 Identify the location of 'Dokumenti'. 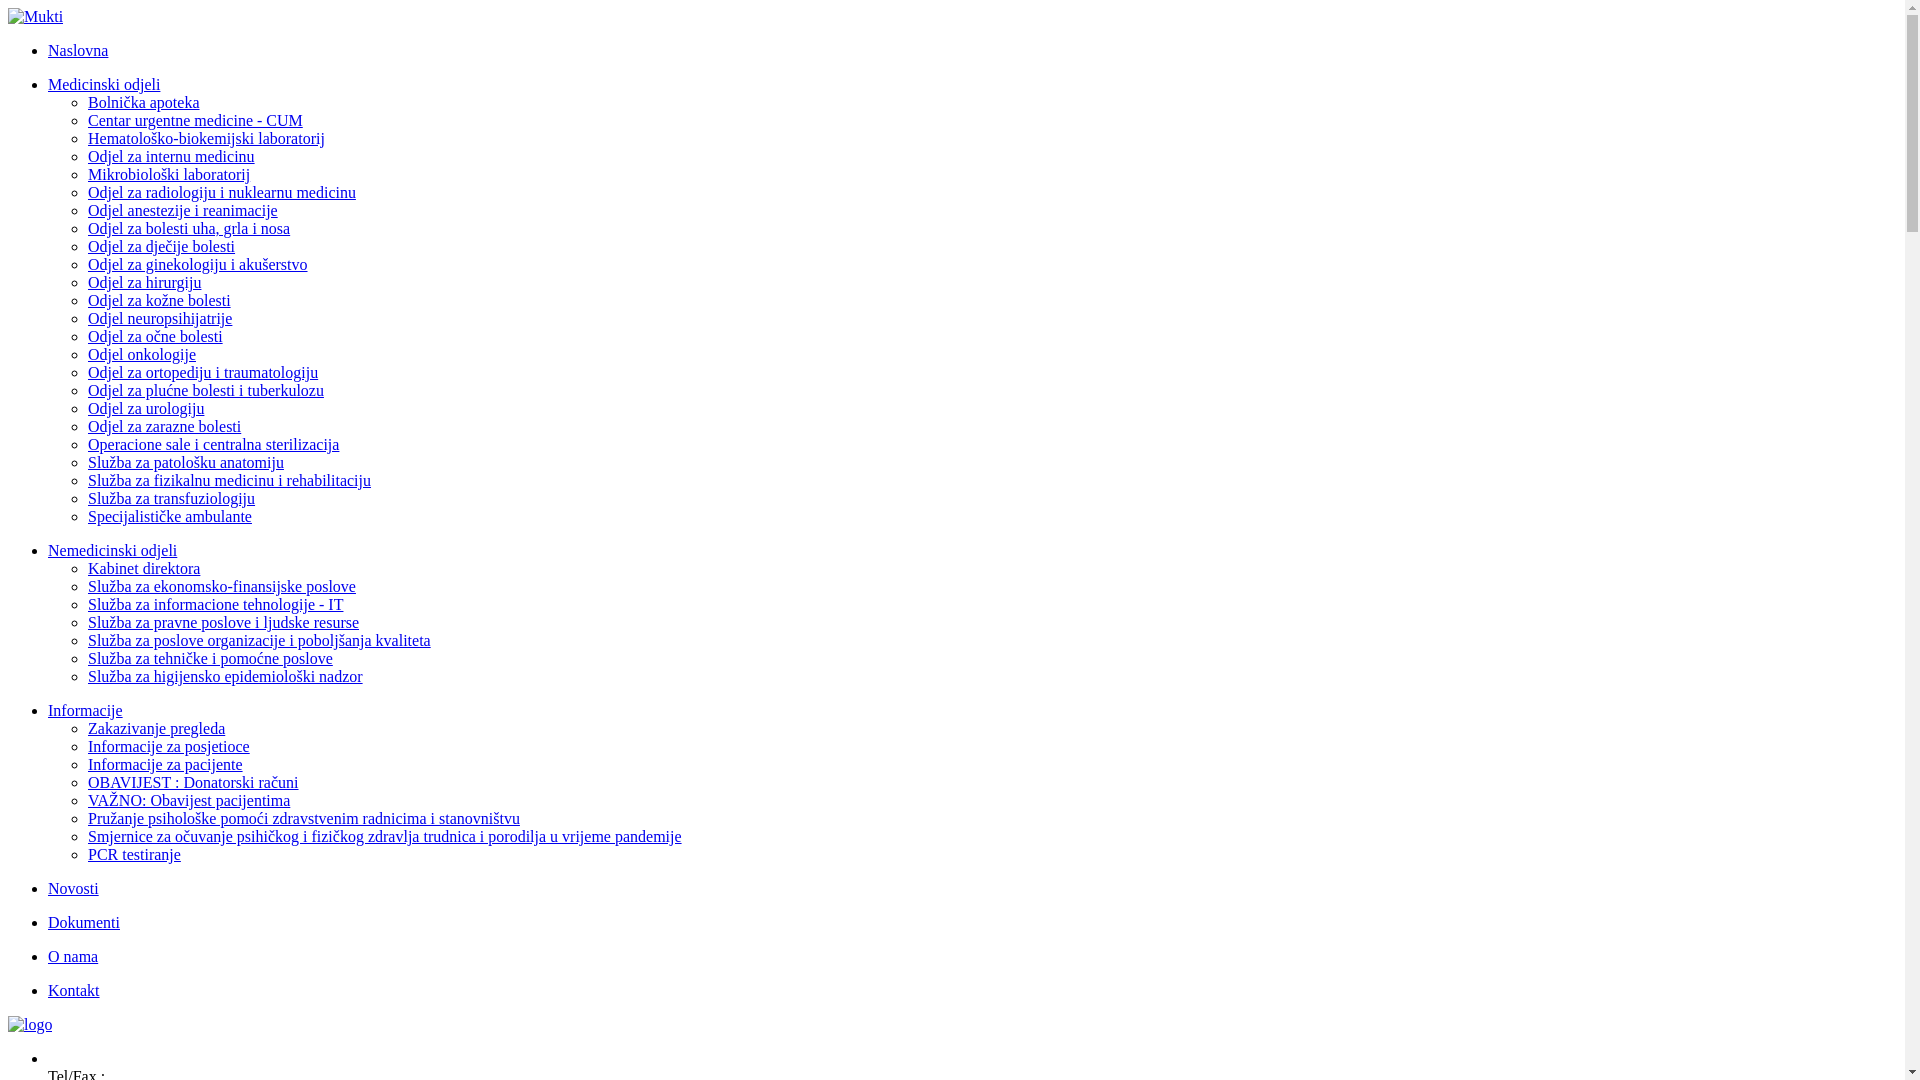
(82, 922).